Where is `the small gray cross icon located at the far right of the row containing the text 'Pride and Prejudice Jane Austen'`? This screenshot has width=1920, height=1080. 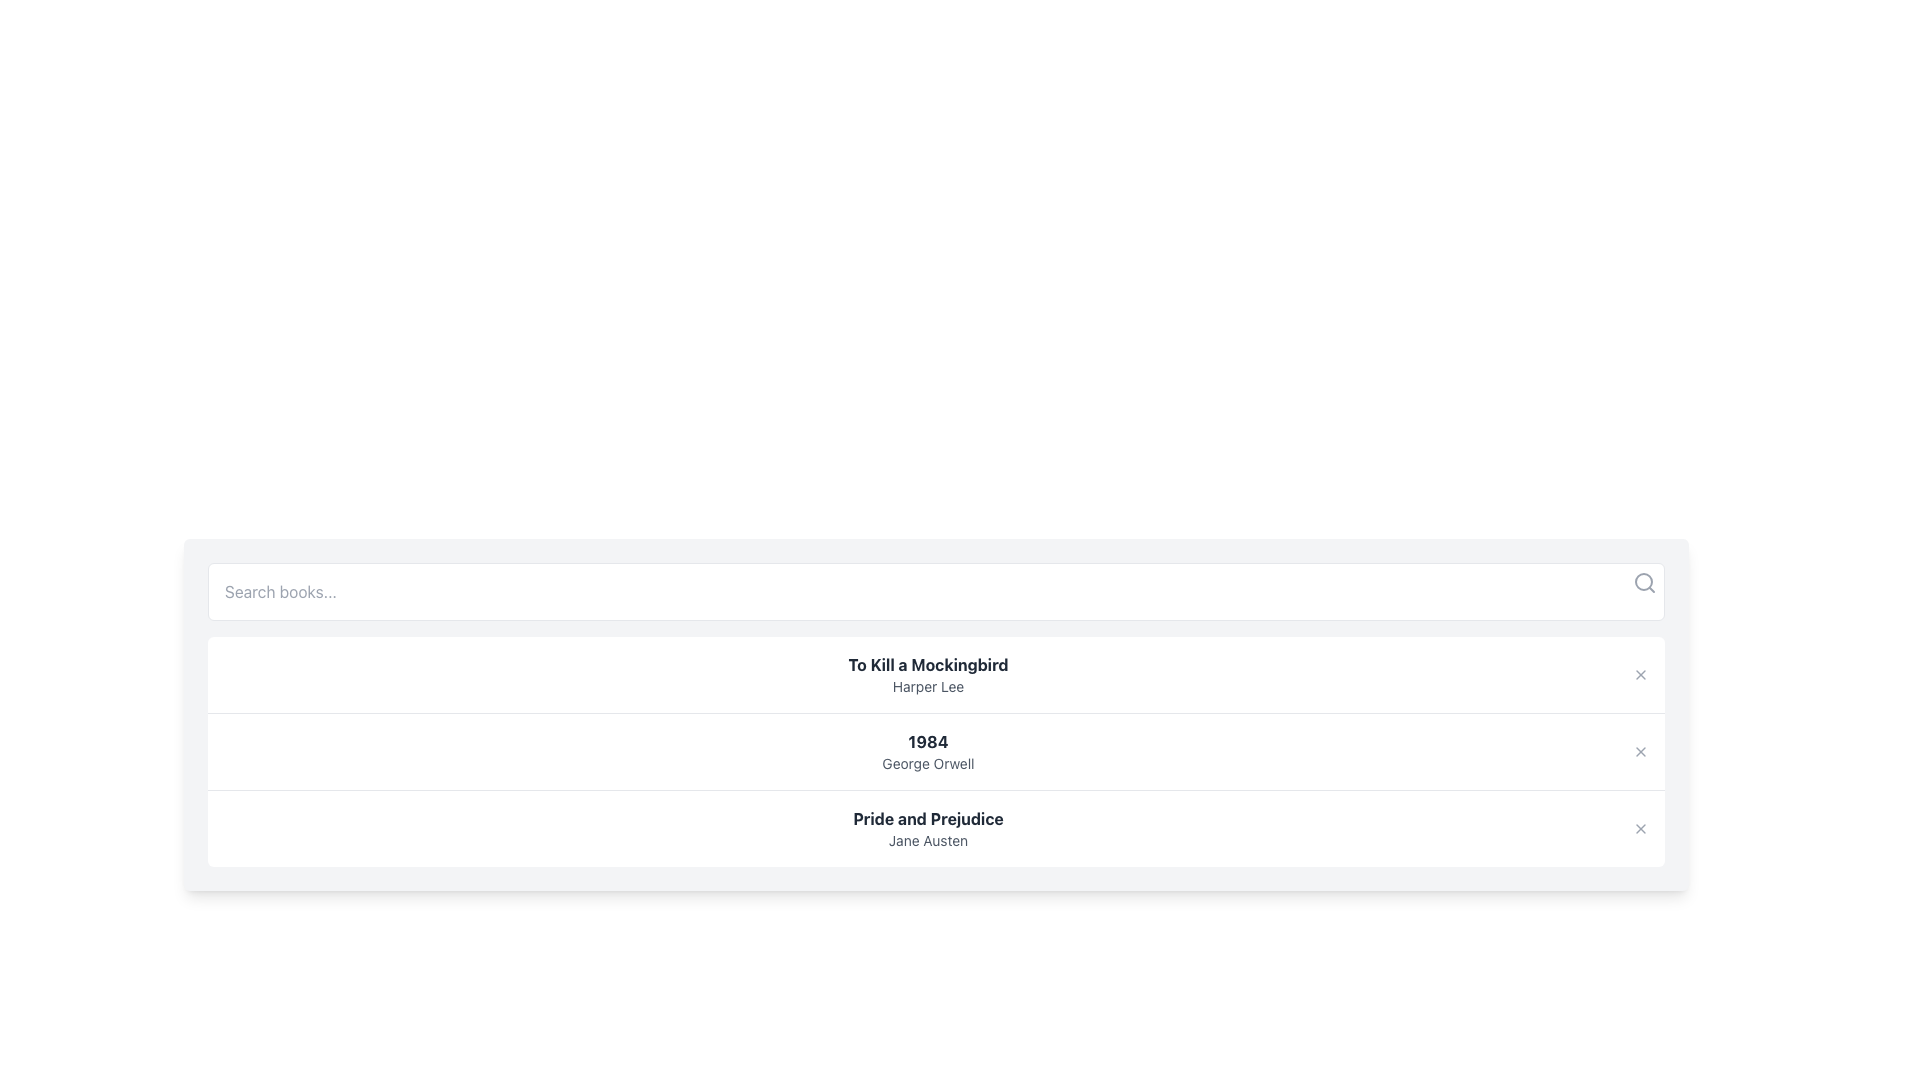
the small gray cross icon located at the far right of the row containing the text 'Pride and Prejudice Jane Austen' is located at coordinates (1641, 829).